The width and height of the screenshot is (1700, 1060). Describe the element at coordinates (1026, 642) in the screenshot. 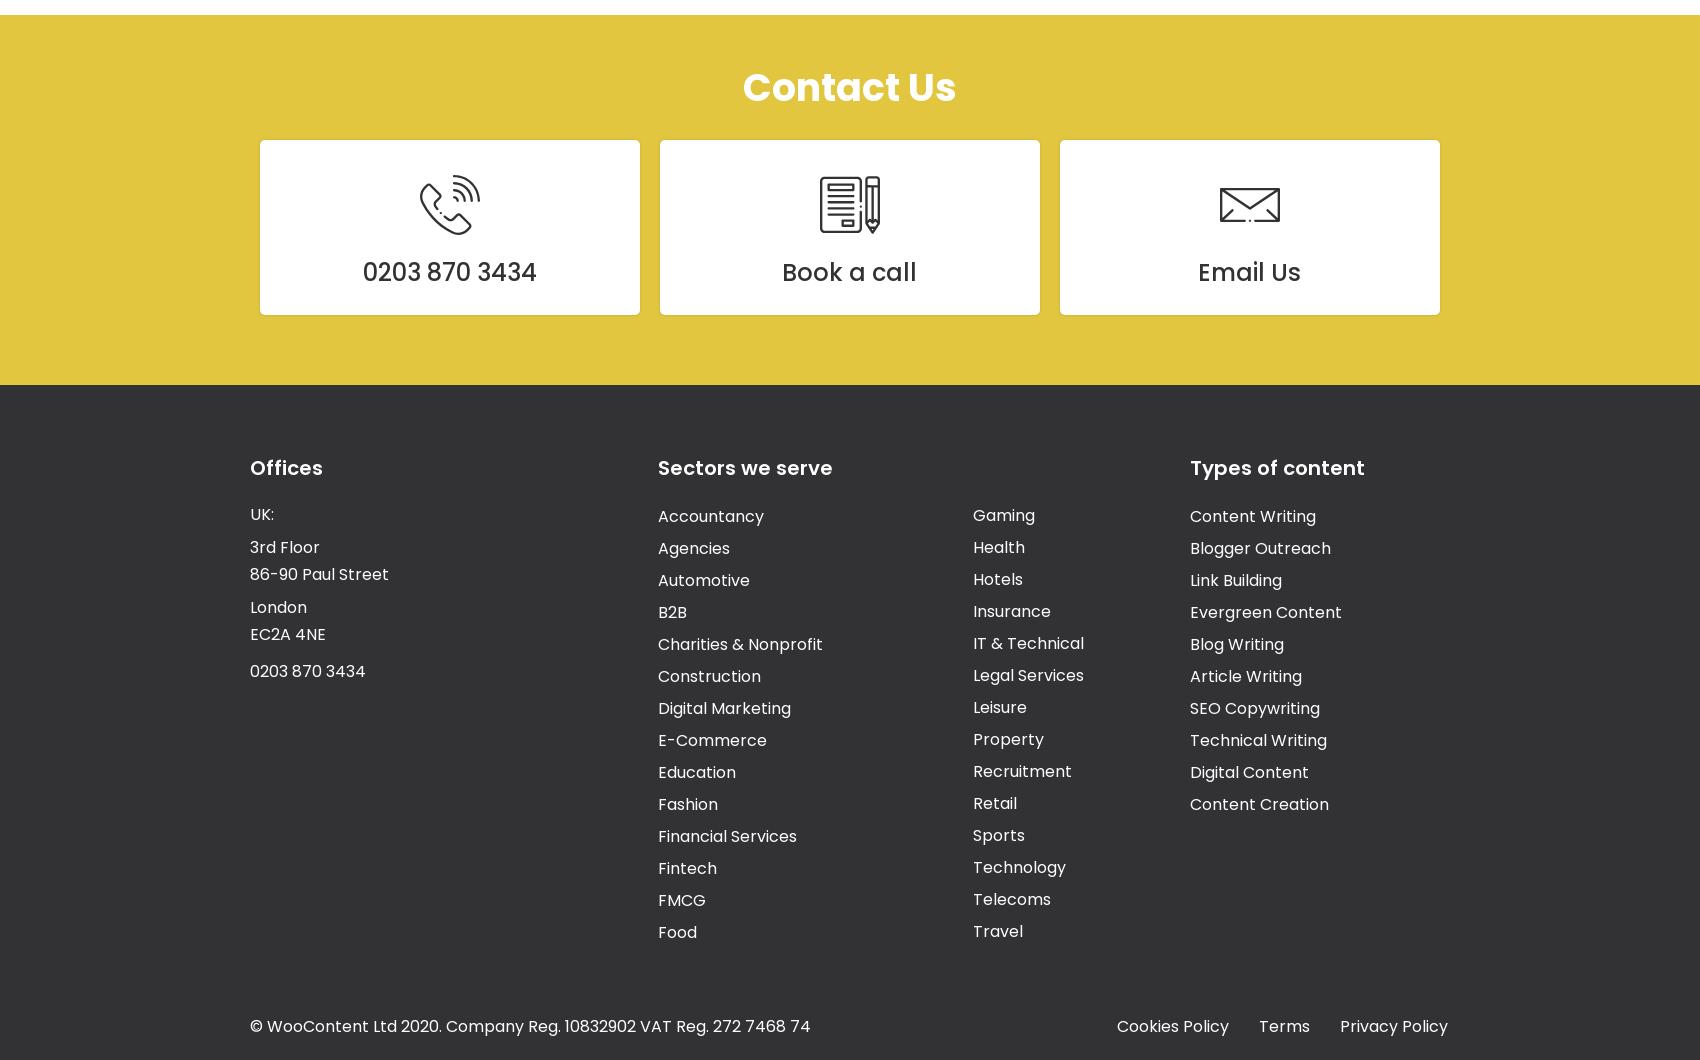

I see `'IT & Technical'` at that location.